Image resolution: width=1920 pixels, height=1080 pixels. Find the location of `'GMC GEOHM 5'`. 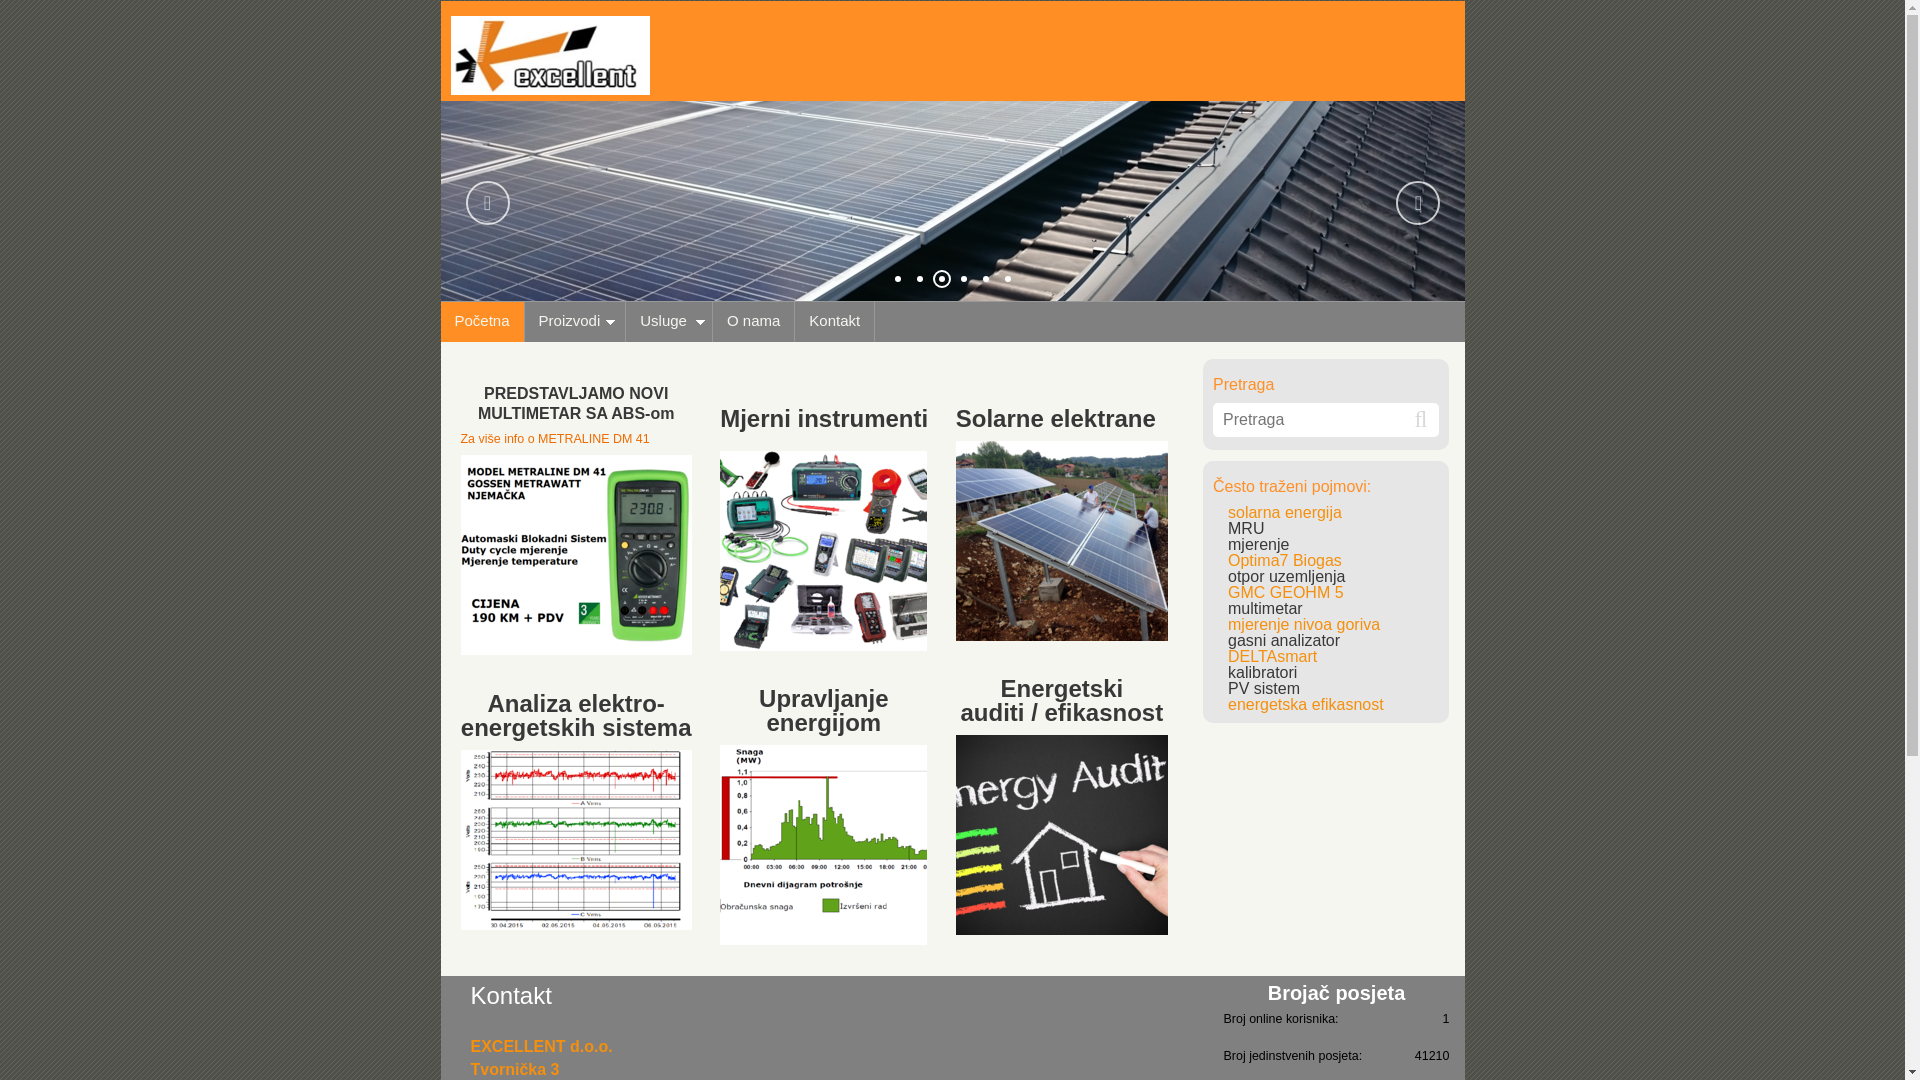

'GMC GEOHM 5' is located at coordinates (1286, 591).